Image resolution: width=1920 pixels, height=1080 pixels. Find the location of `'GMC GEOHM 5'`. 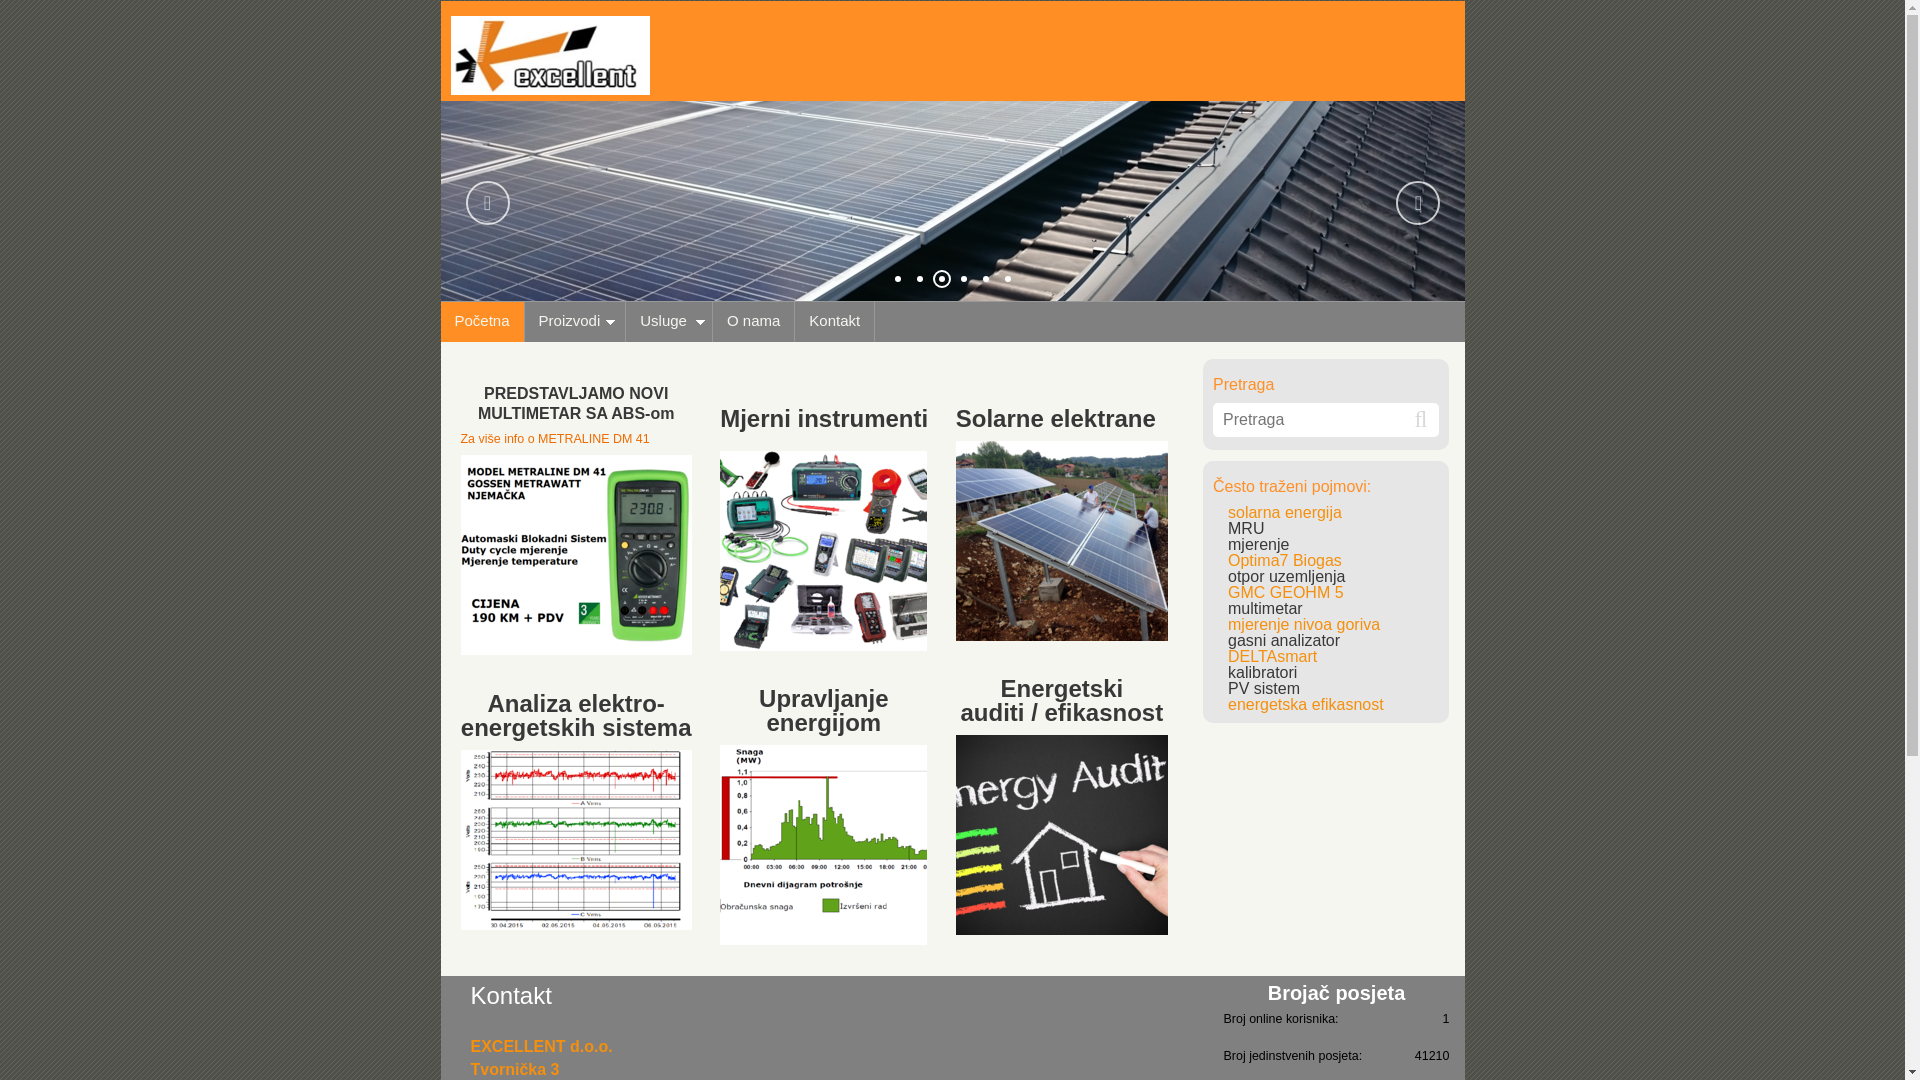

'GMC GEOHM 5' is located at coordinates (1286, 591).